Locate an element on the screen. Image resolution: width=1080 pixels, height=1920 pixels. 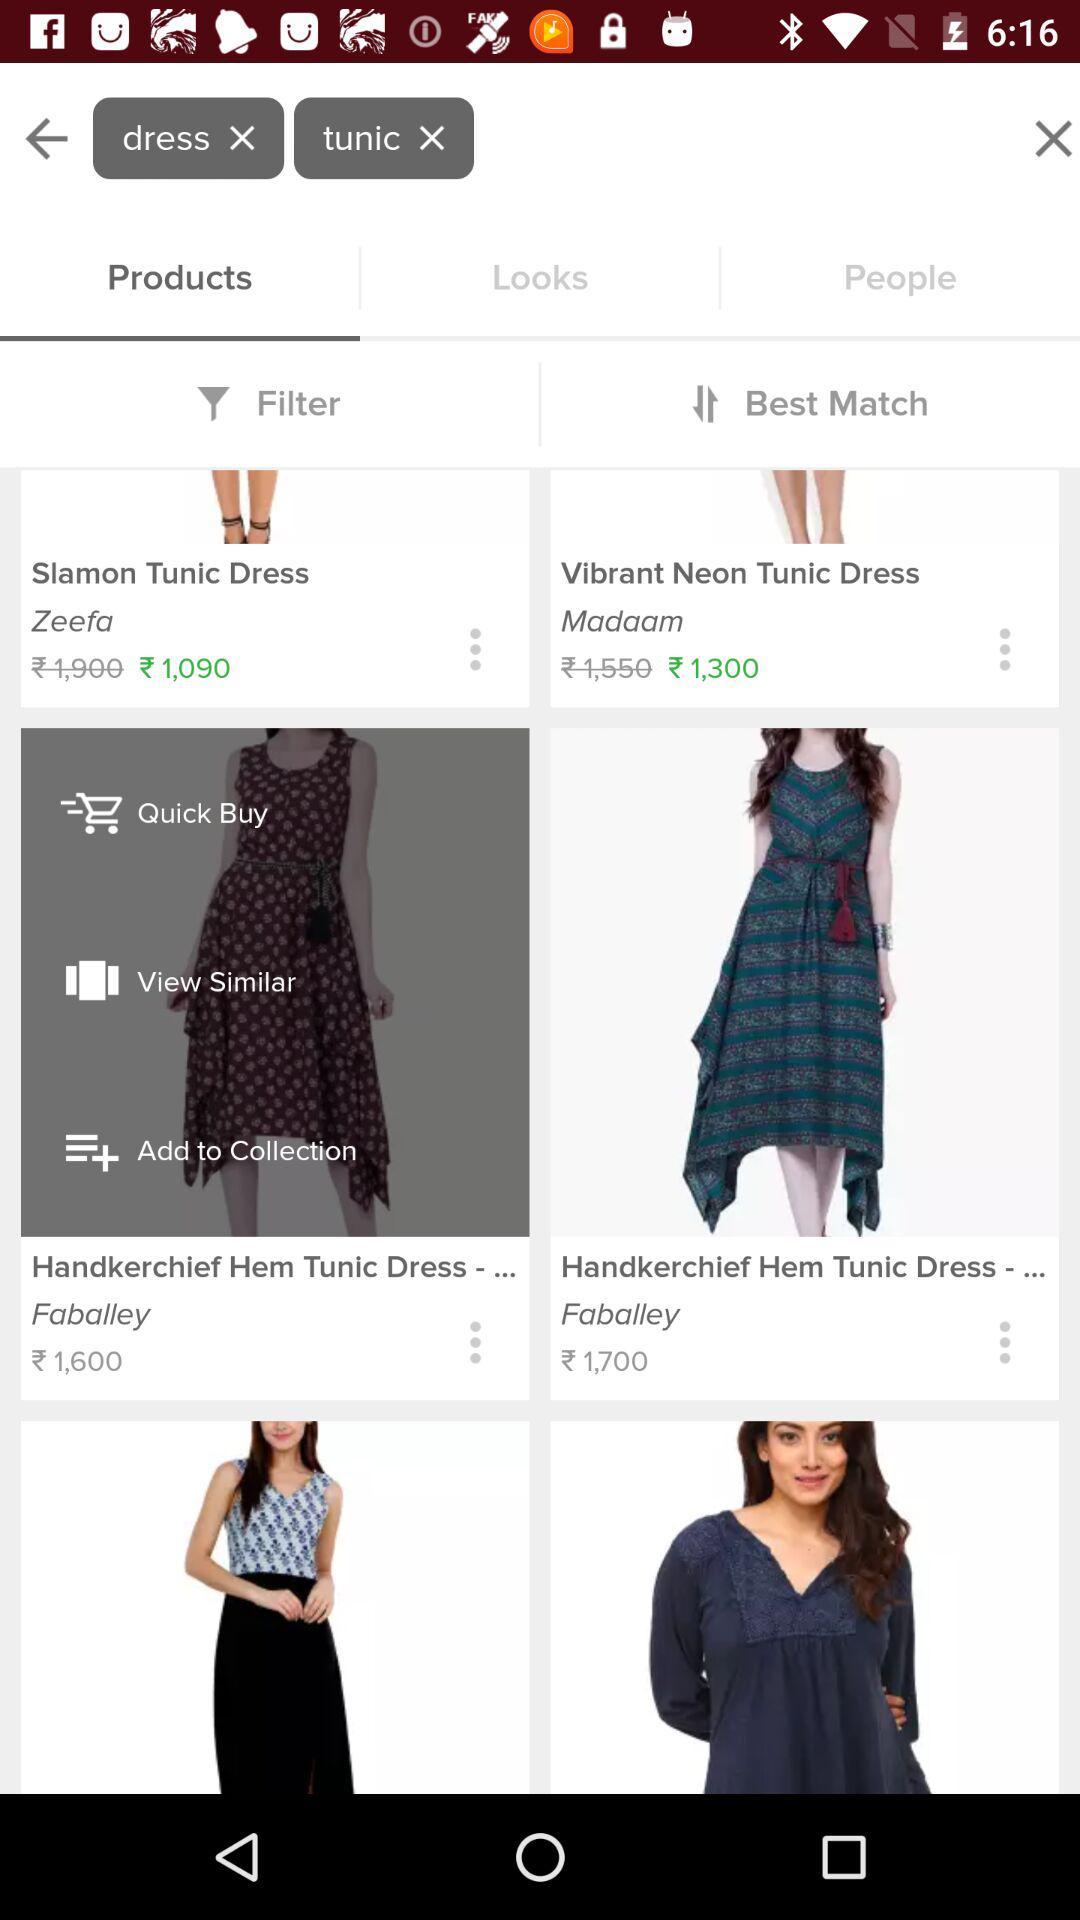
the first image in second row is located at coordinates (275, 1607).